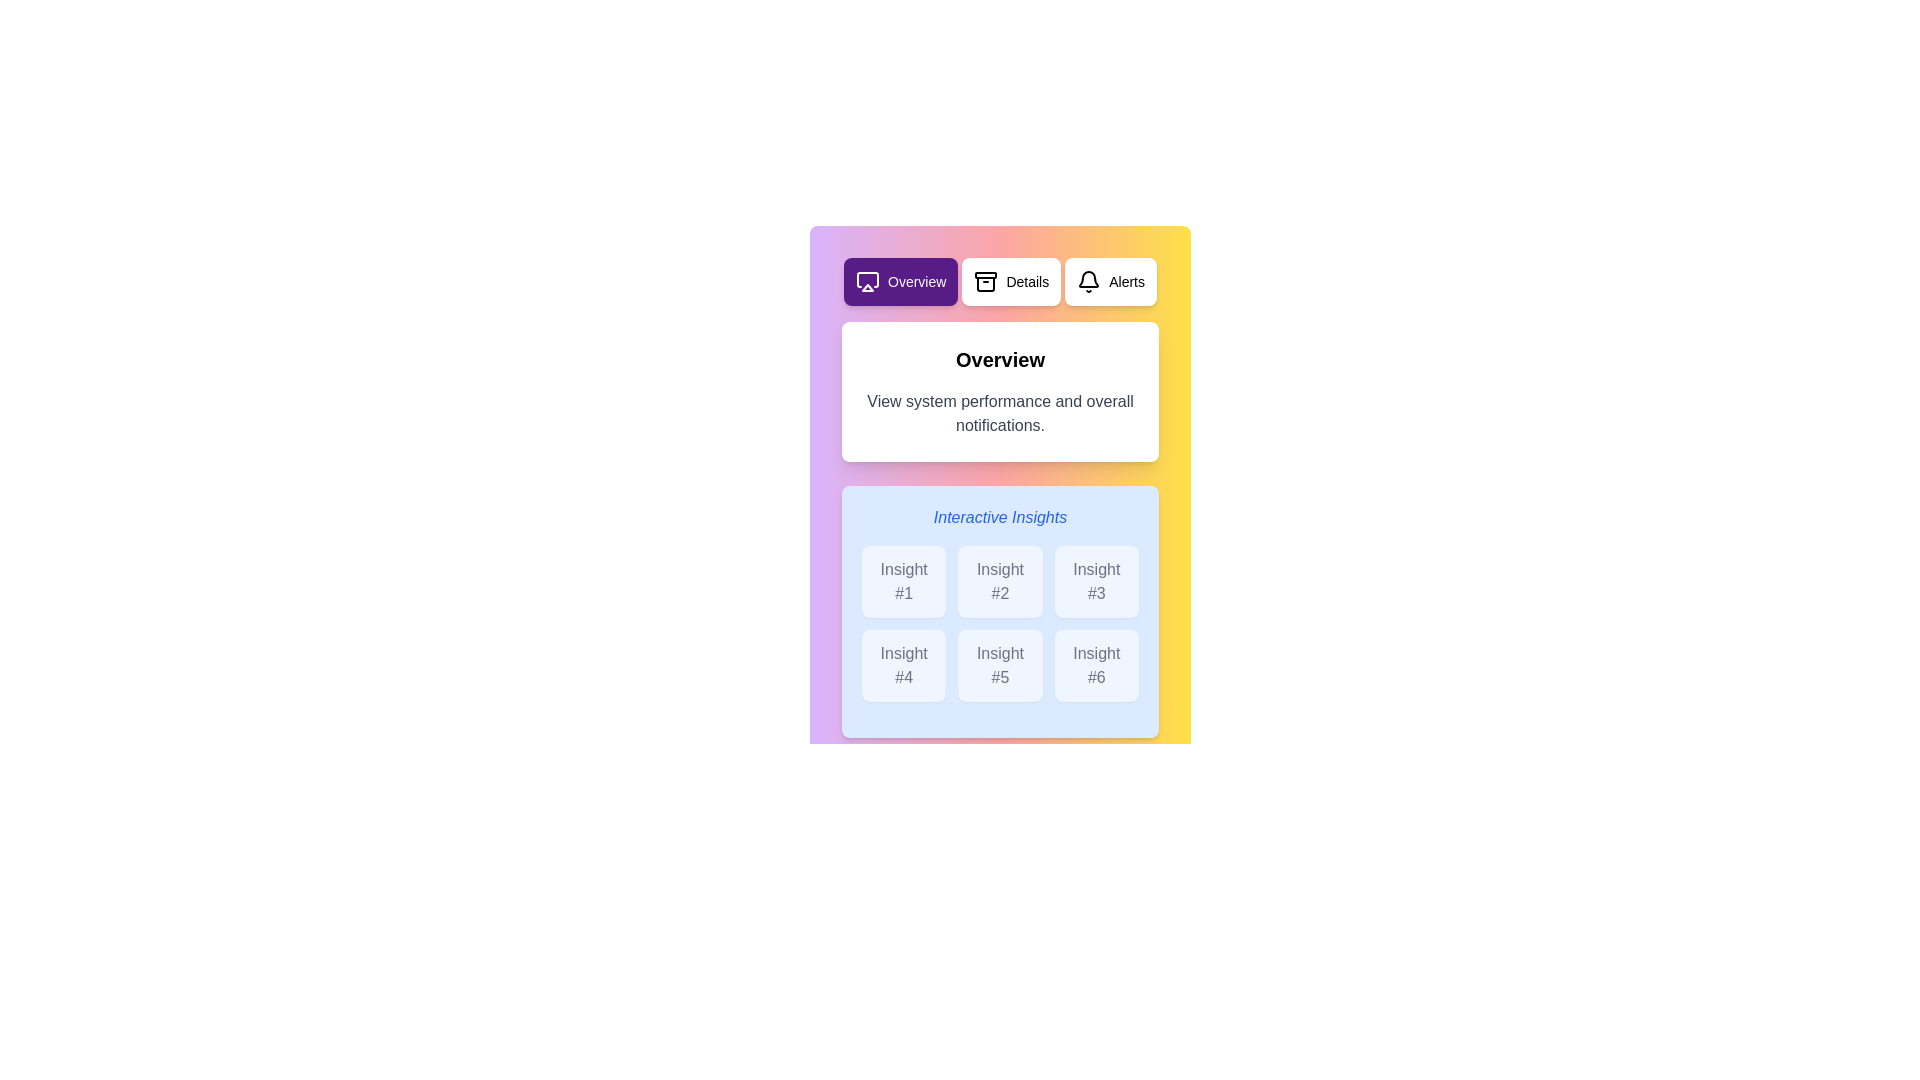  What do you see at coordinates (1012, 281) in the screenshot?
I see `the Details tab to view its content` at bounding box center [1012, 281].